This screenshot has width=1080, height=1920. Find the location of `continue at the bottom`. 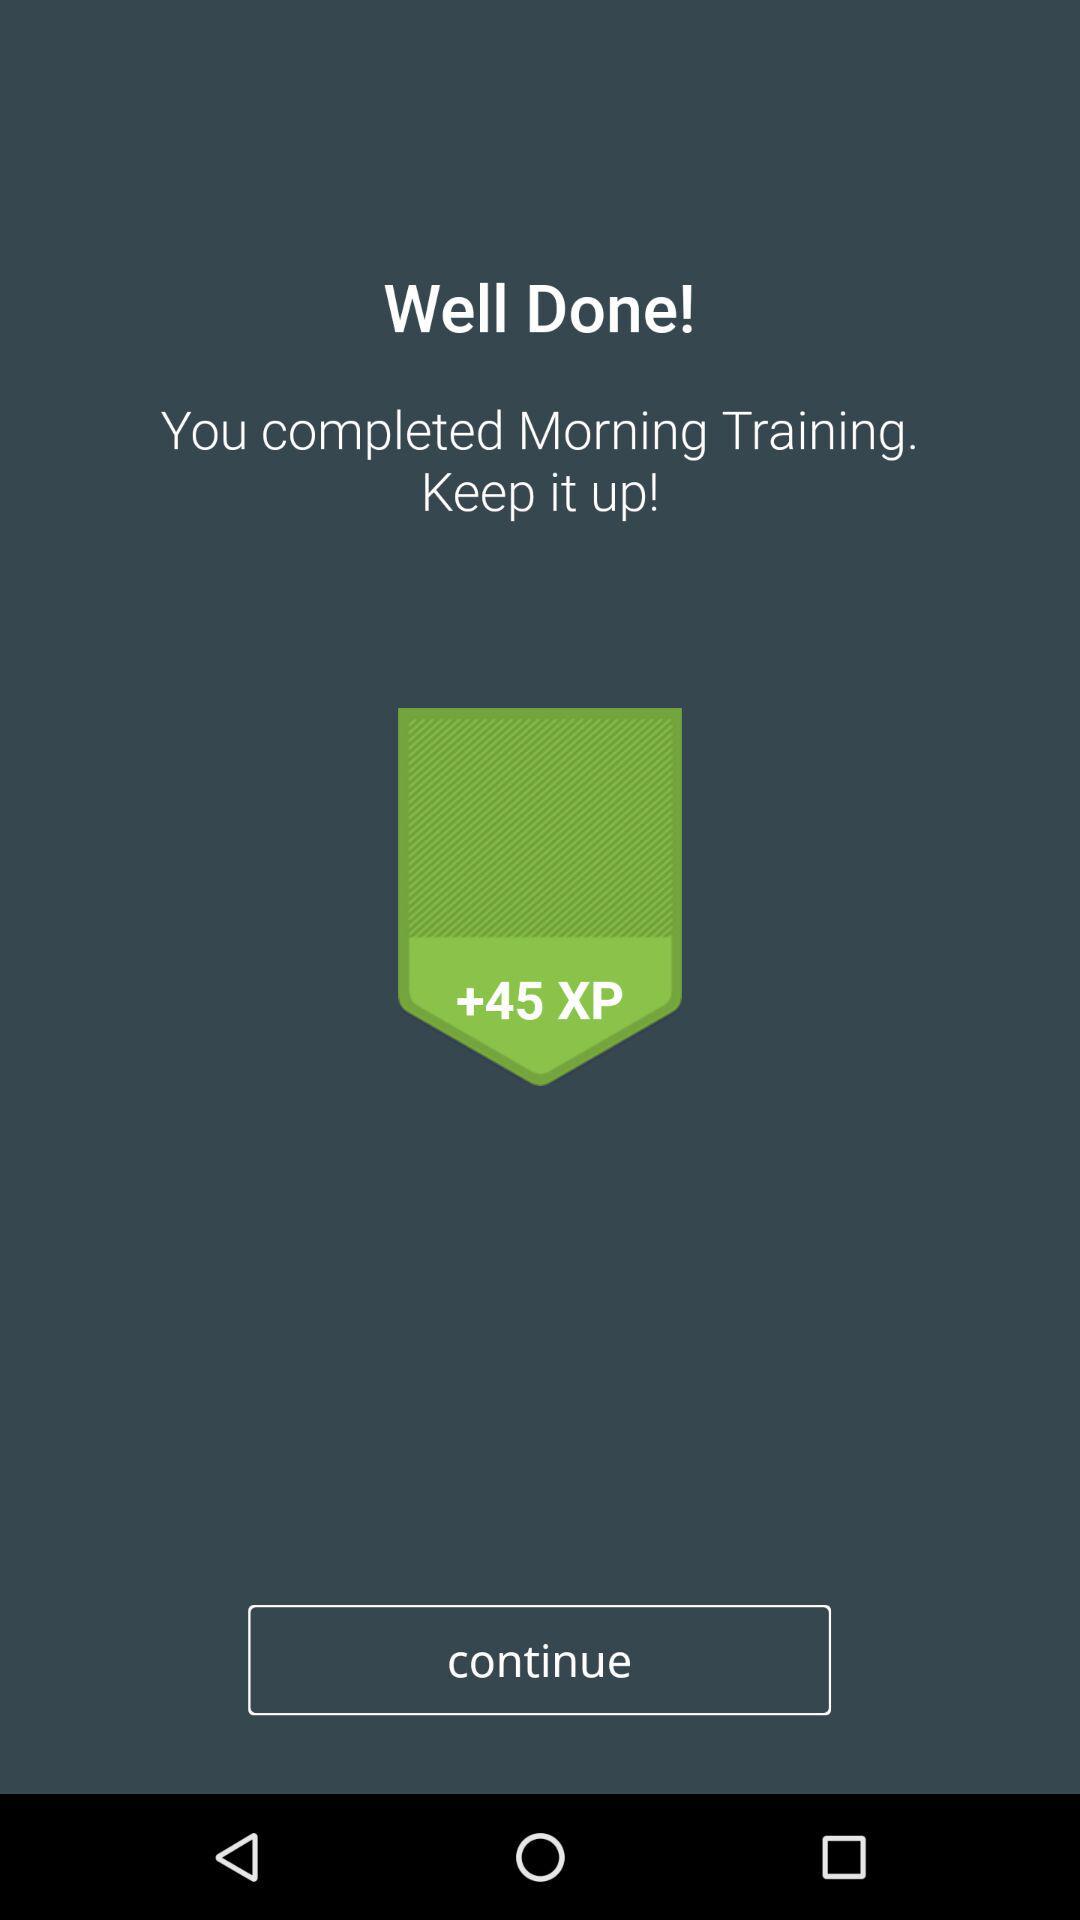

continue at the bottom is located at coordinates (538, 1660).